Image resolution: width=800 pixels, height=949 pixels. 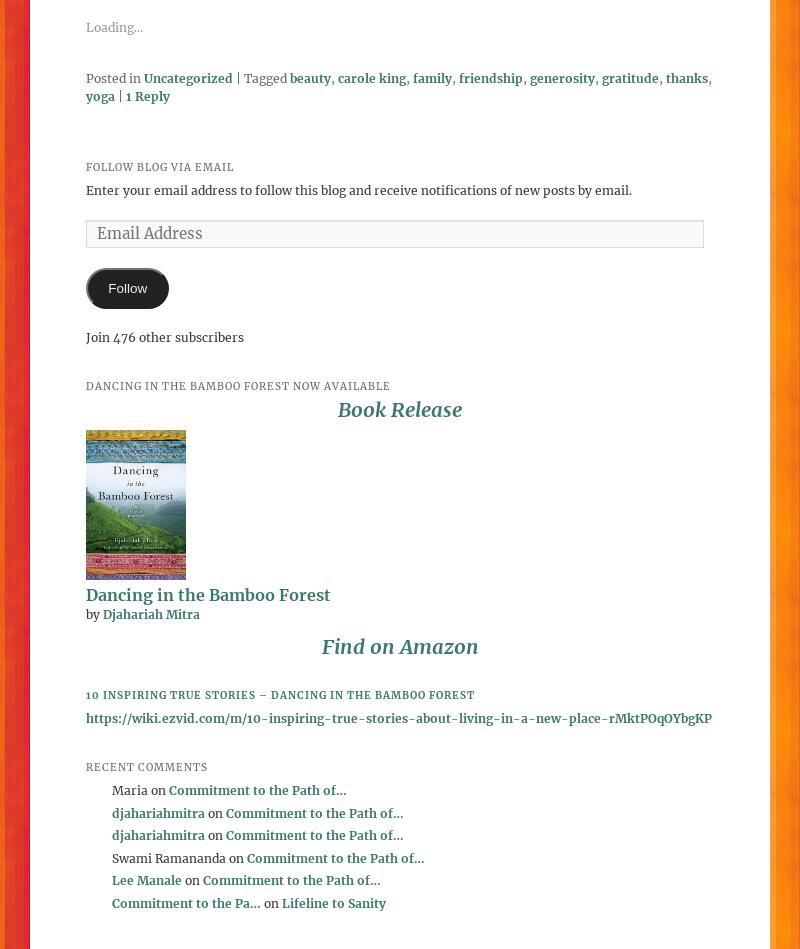 I want to click on 'Posted in', so click(x=112, y=77).